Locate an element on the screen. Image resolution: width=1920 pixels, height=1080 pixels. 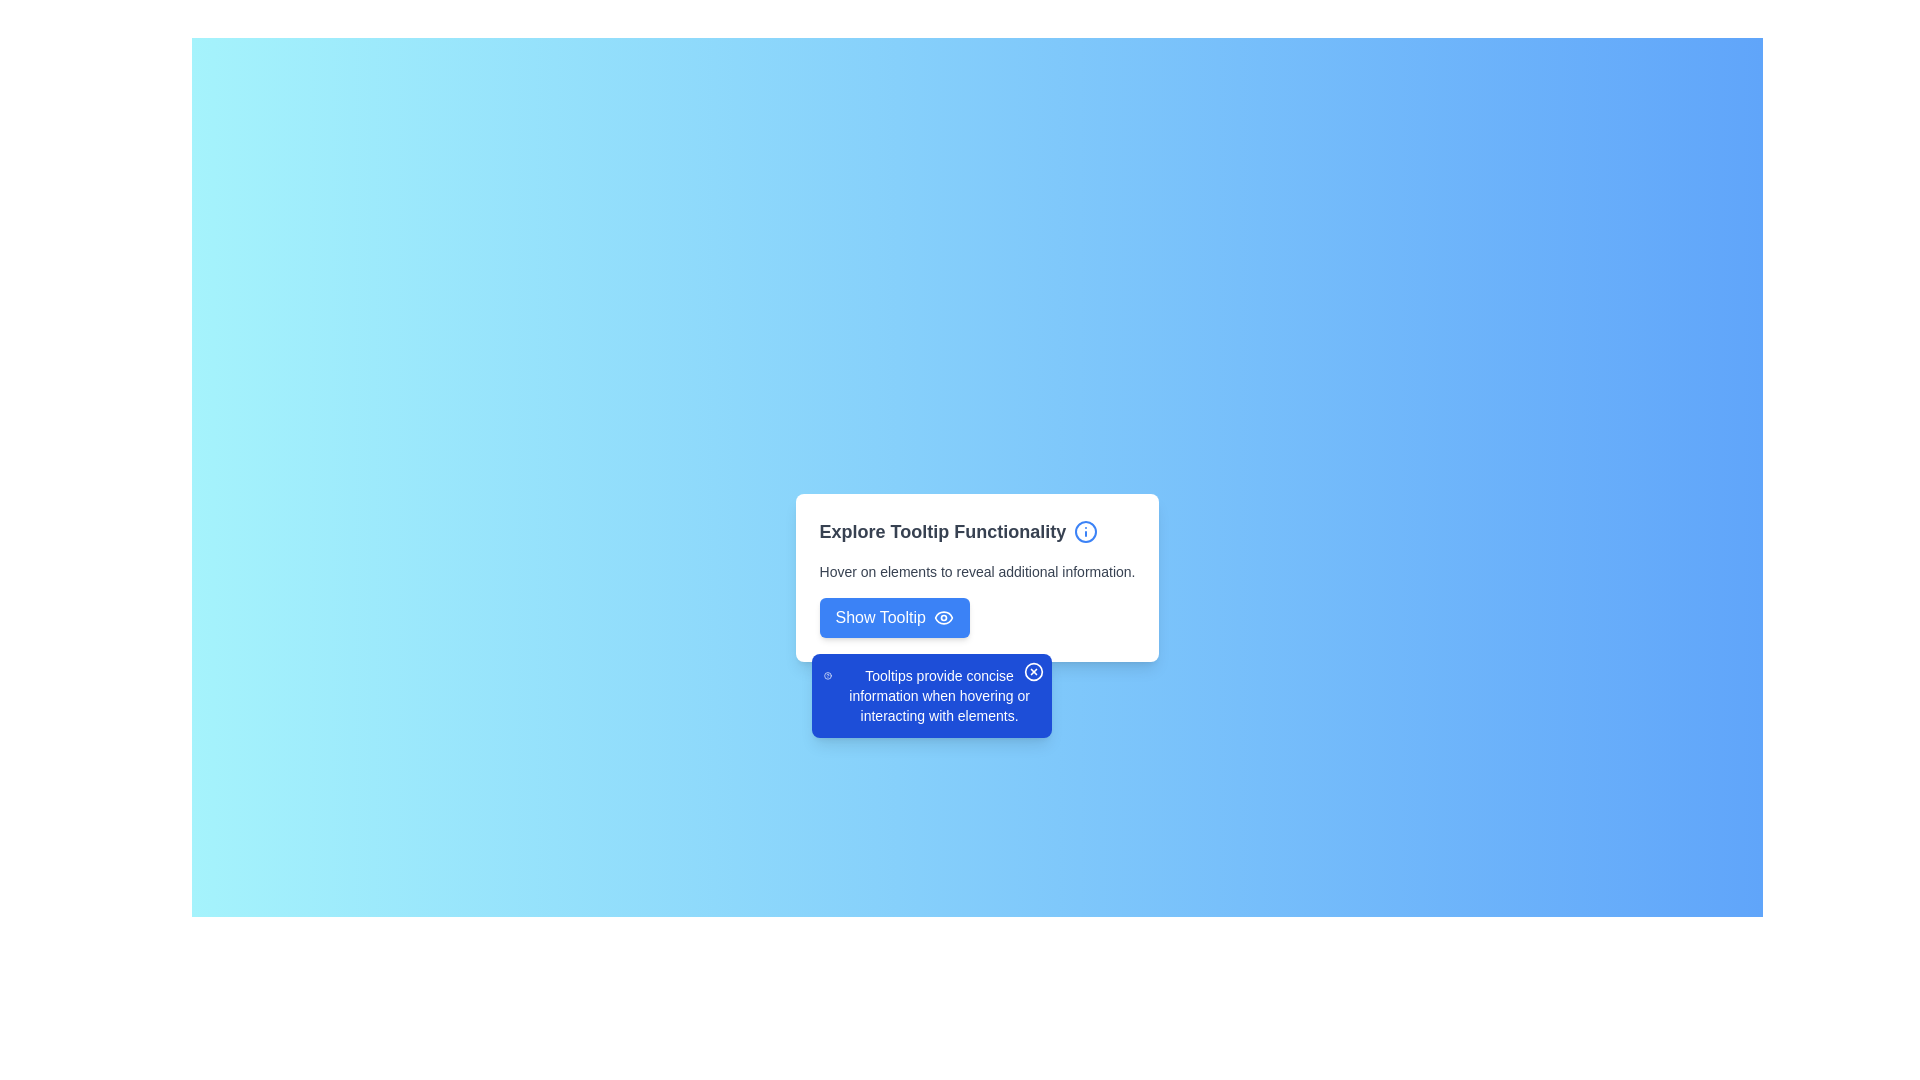
the decorative Circle SVG component that serves as the base of the information icon next to the title text 'Explore Tooltip Functionality' is located at coordinates (1085, 531).